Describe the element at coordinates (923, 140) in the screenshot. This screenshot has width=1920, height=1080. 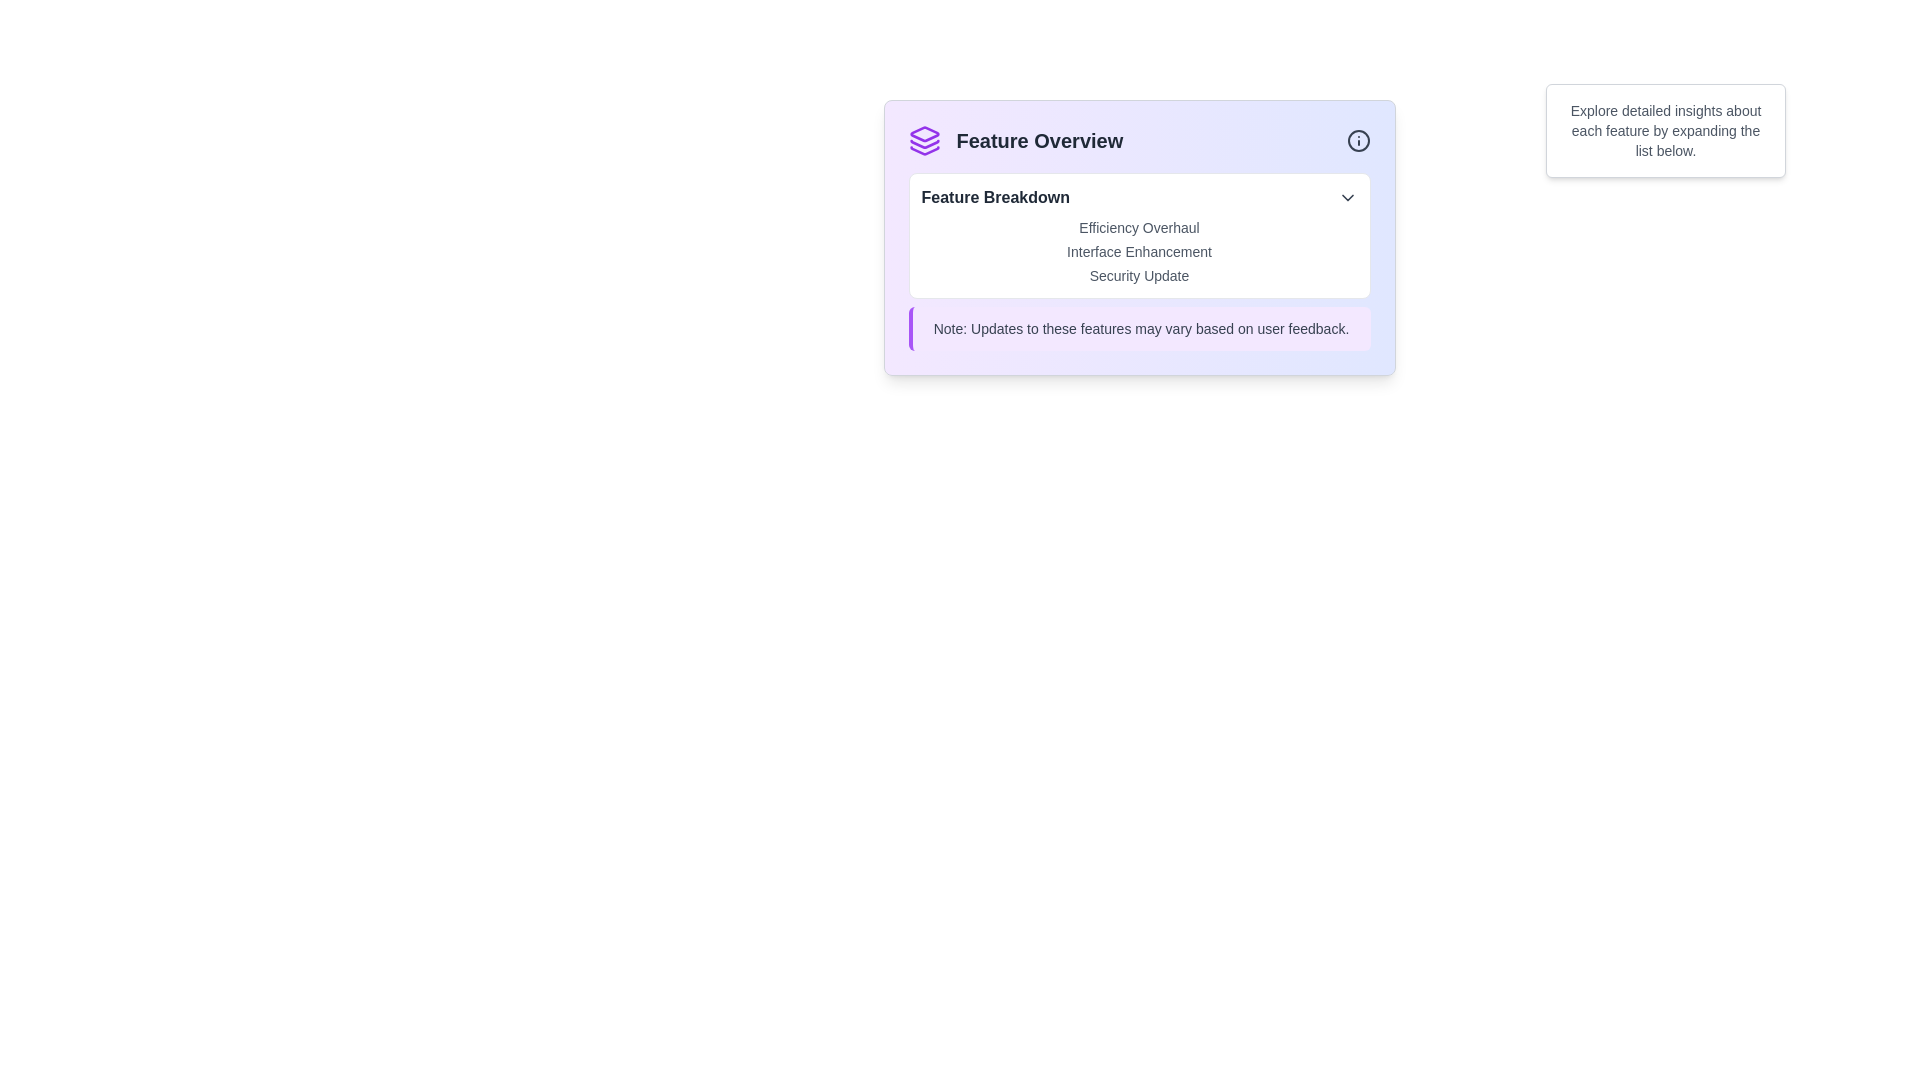
I see `the icon that serves as an identifier for the 'Feature Overview' section to interact with it` at that location.